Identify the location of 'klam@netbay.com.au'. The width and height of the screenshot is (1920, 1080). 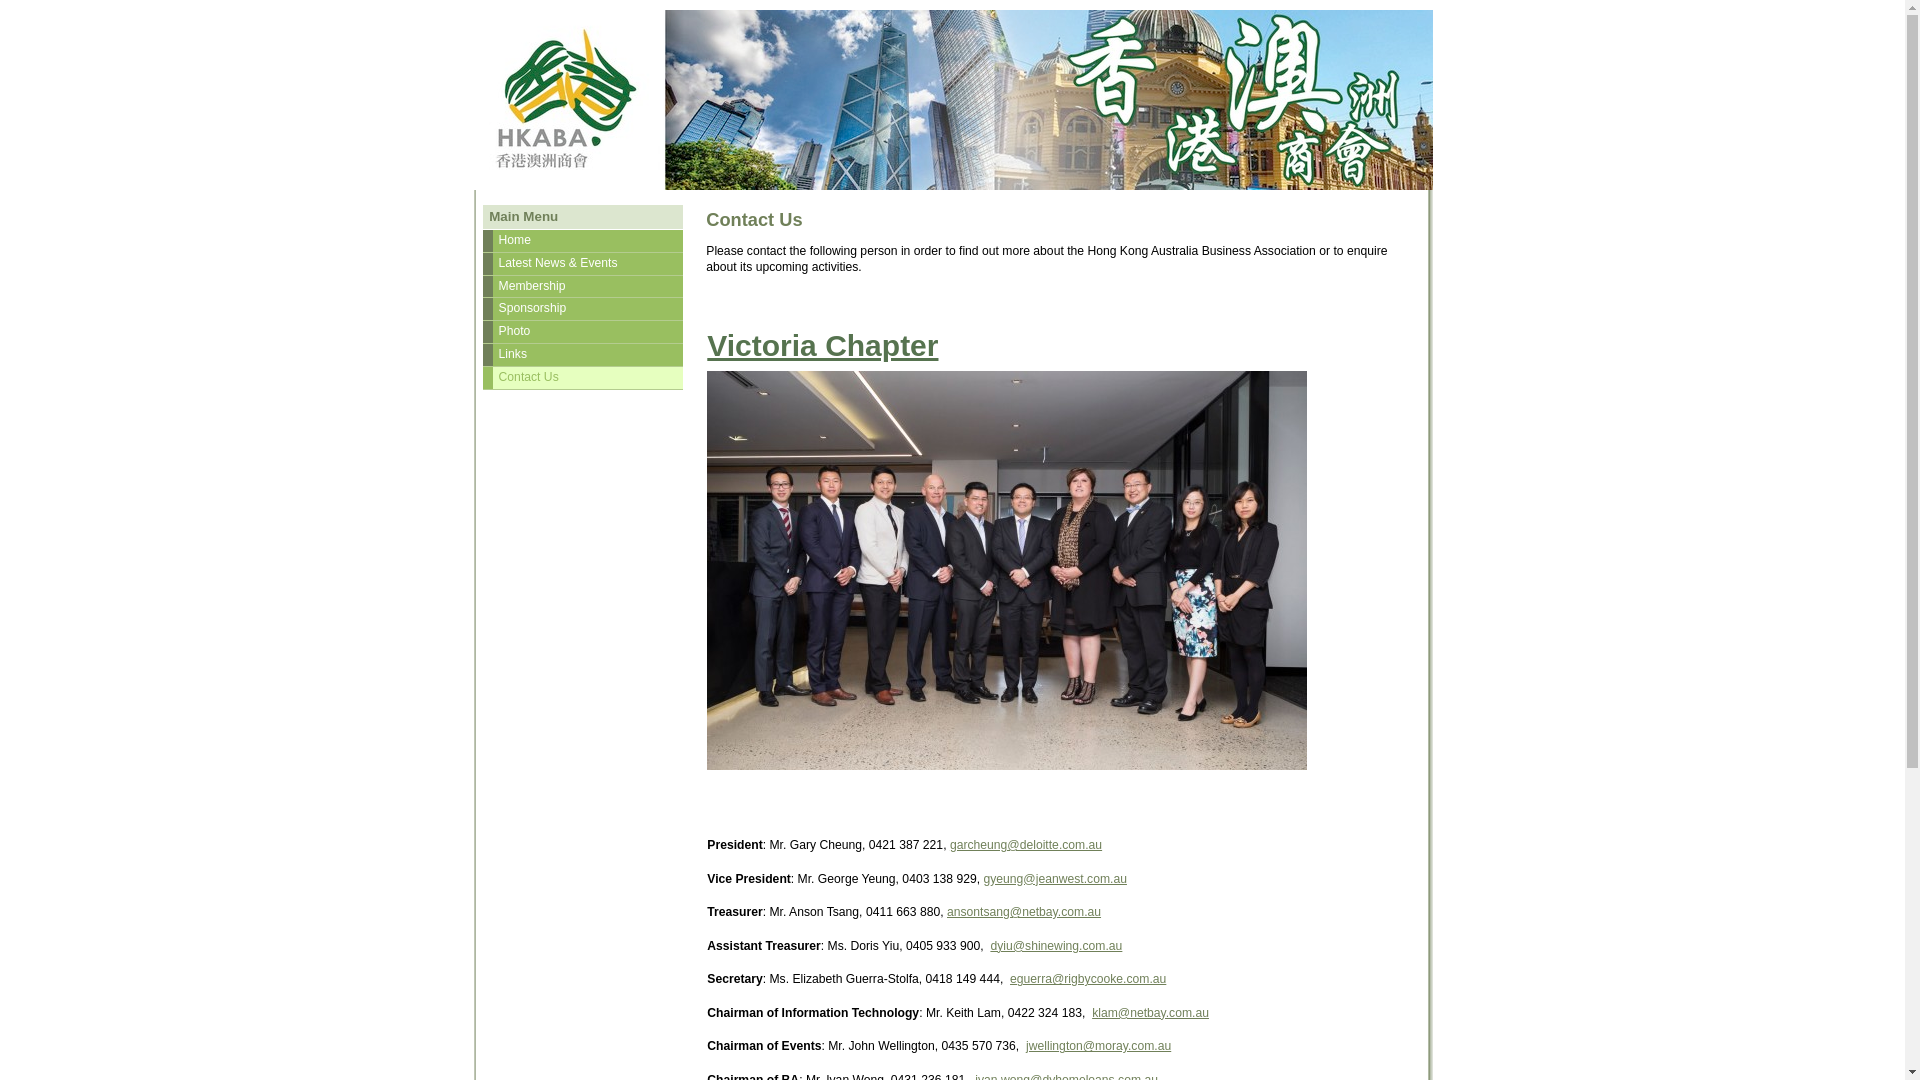
(1090, 1013).